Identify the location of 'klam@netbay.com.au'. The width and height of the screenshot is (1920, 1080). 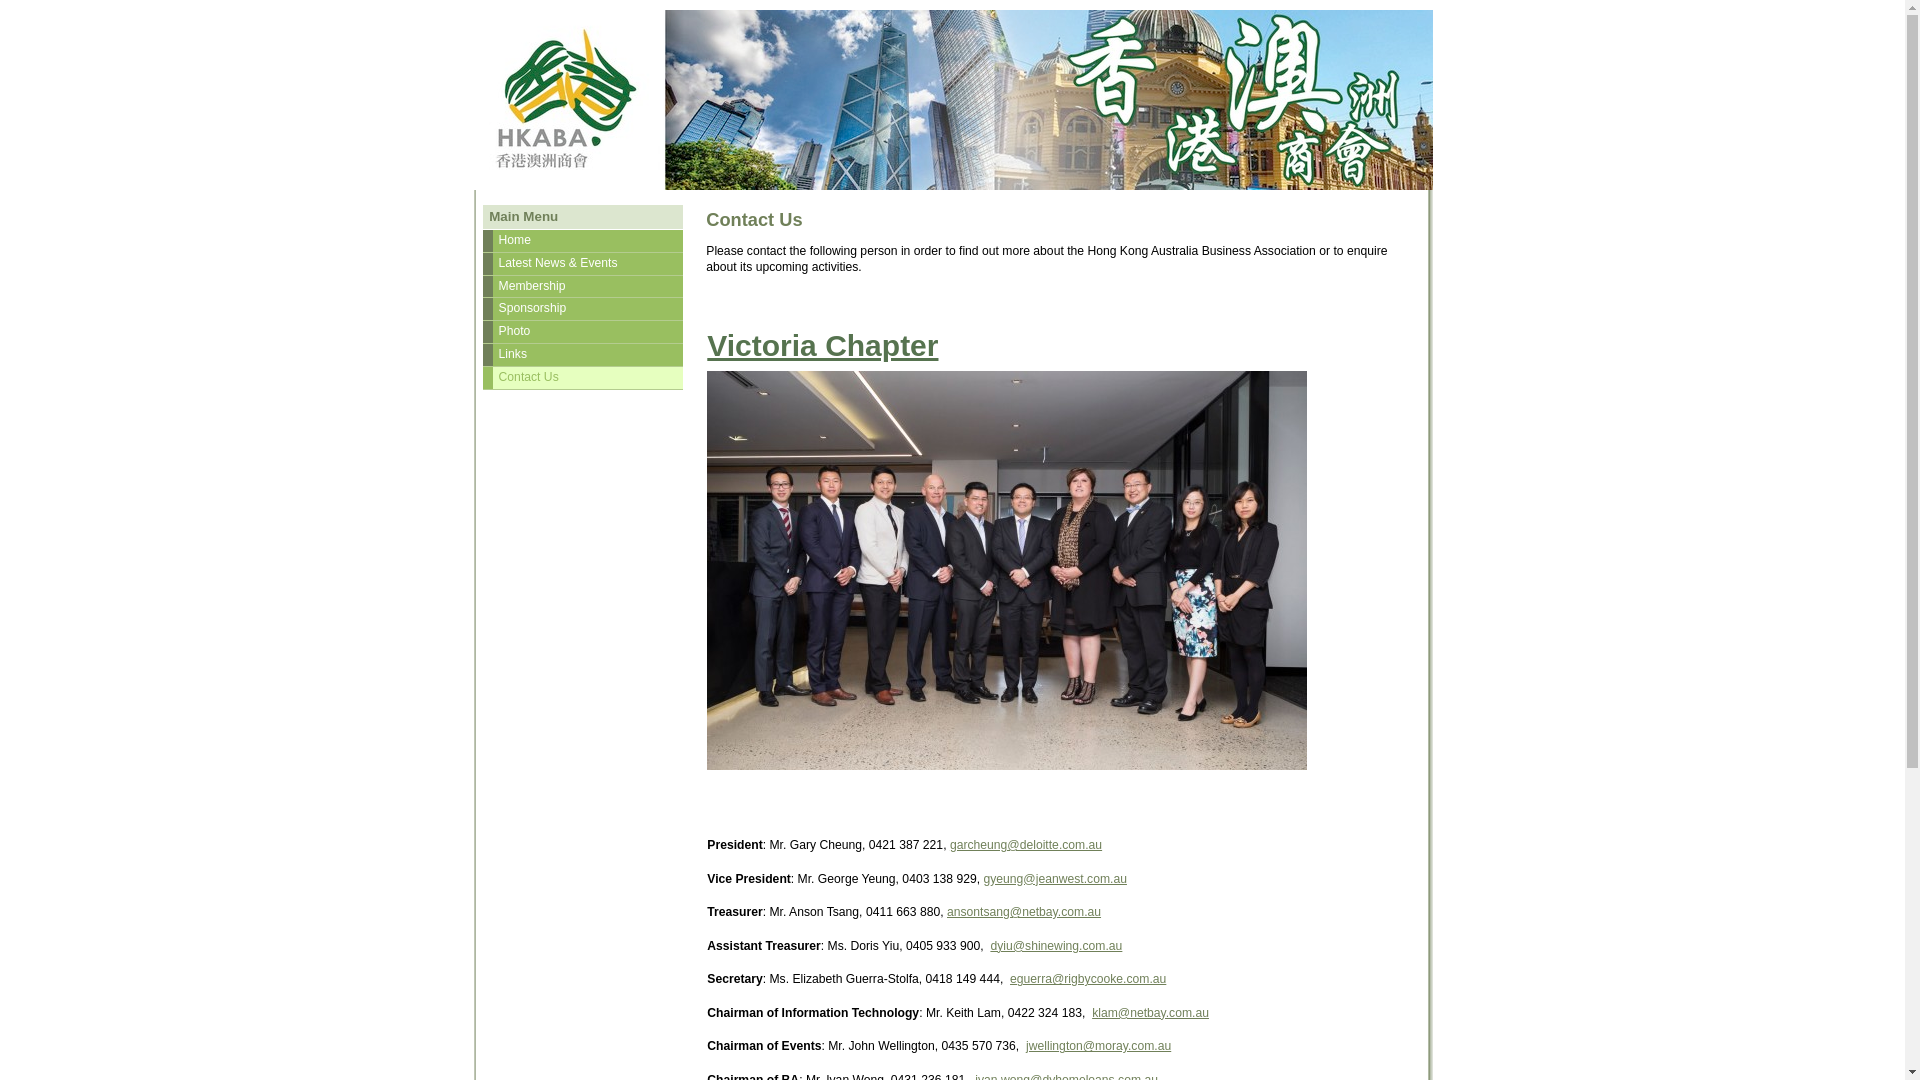
(1090, 1013).